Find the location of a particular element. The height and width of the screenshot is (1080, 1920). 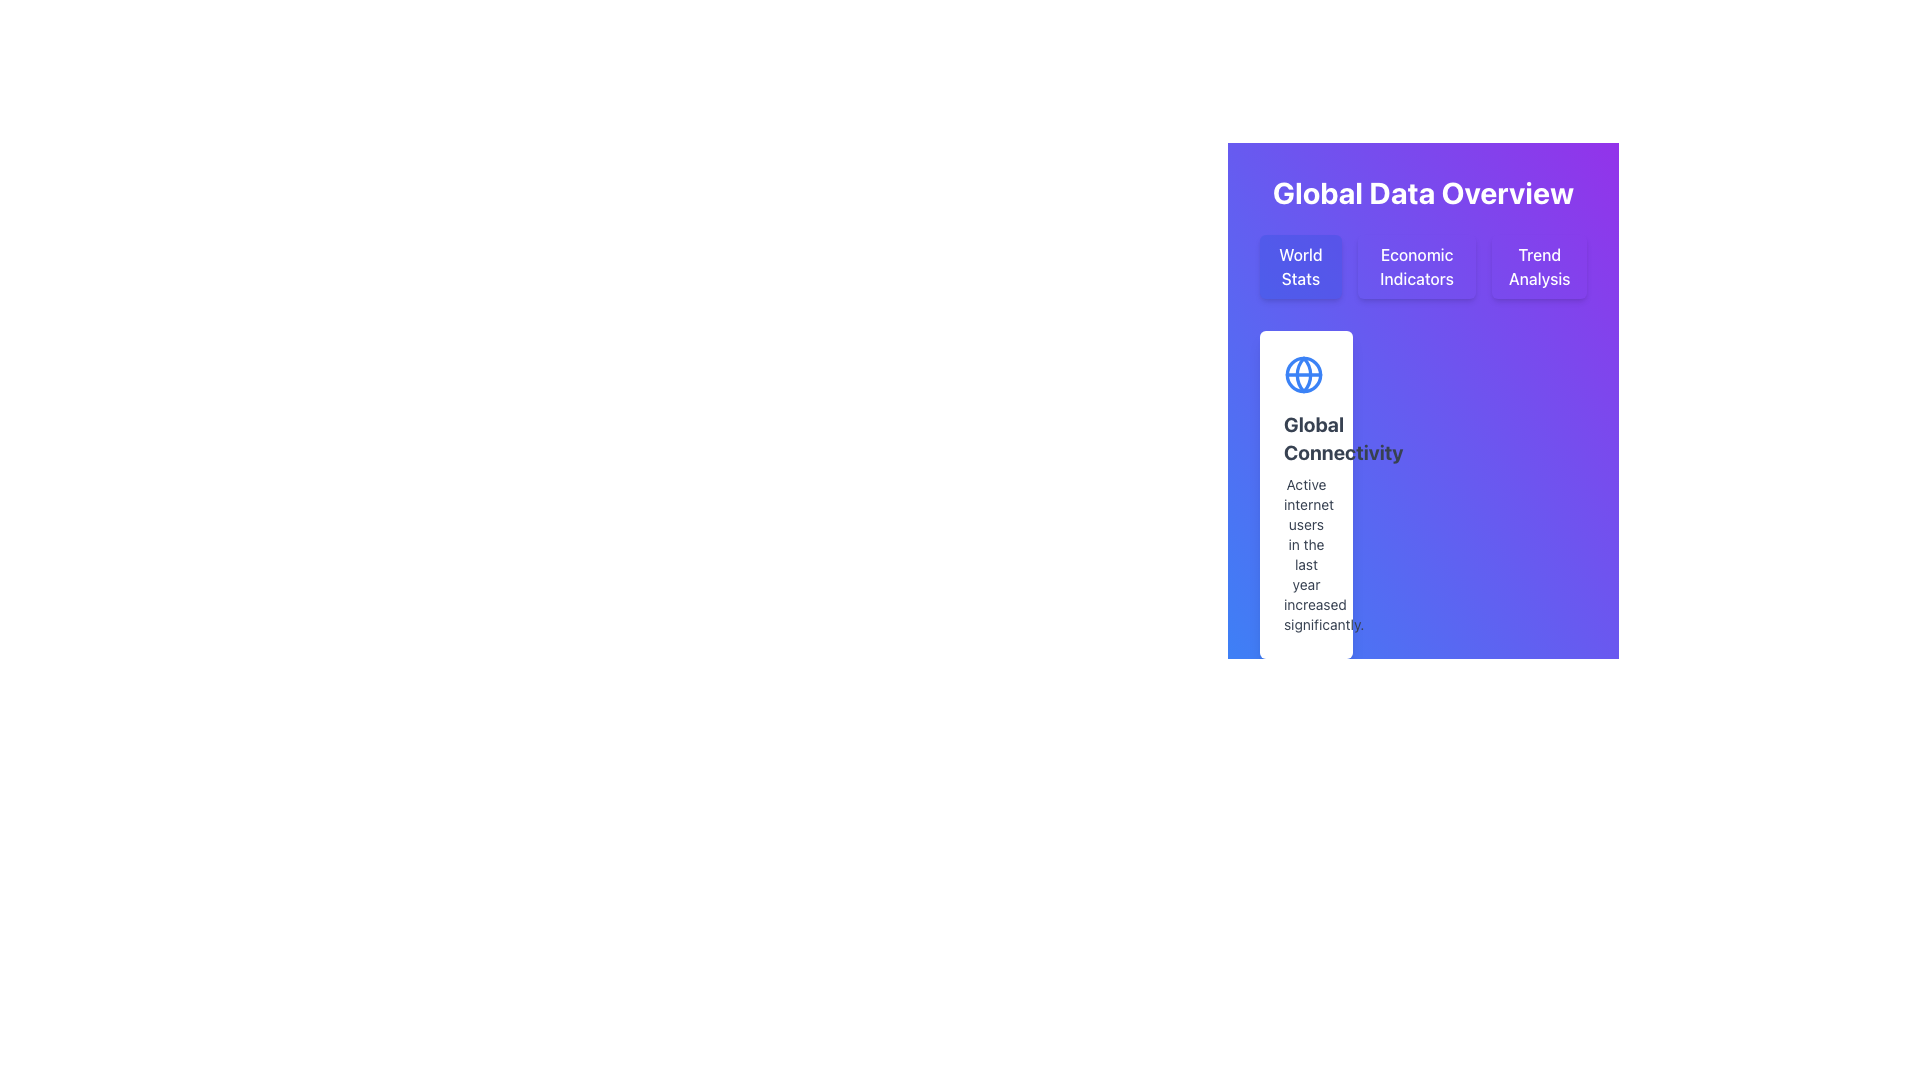

the 'Economic Indicators' button located below the 'Global Data Overview' heading to change its styling is located at coordinates (1422, 265).